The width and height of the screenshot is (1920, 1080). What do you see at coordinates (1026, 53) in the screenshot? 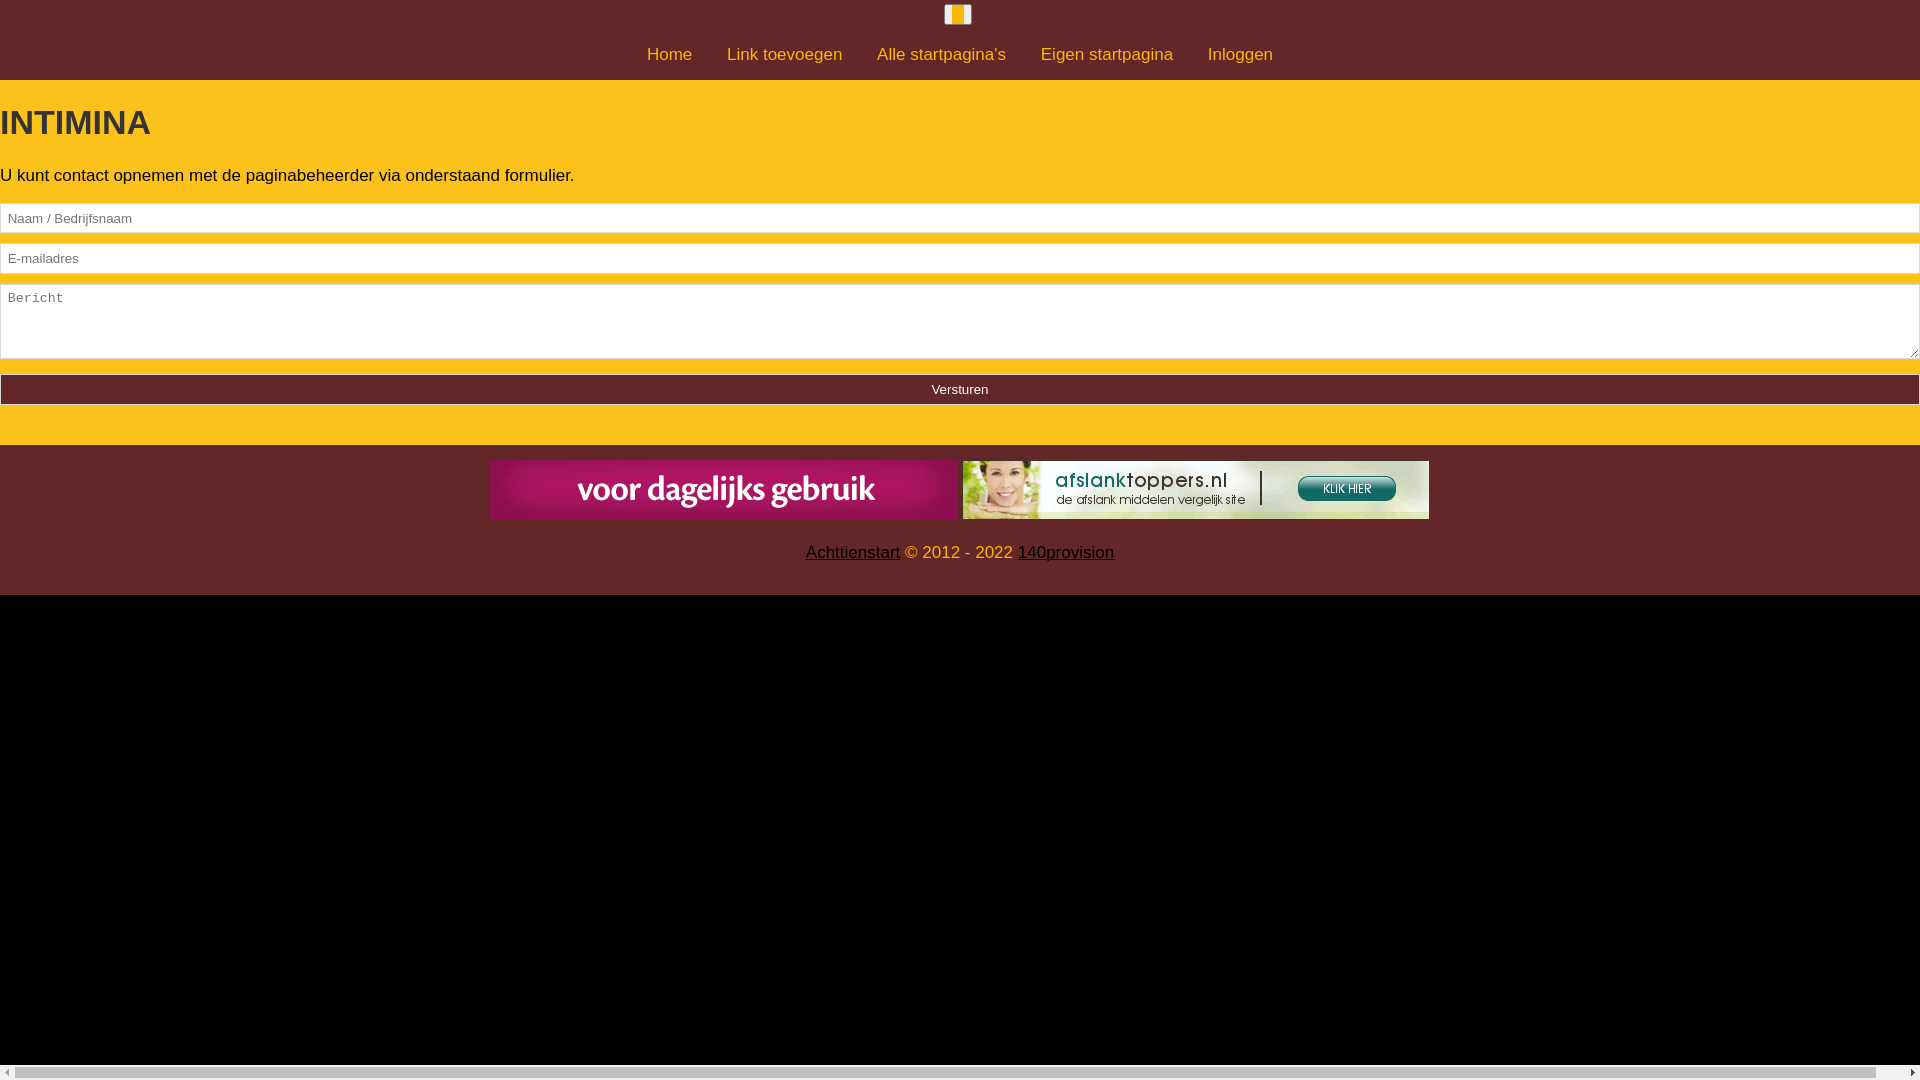
I see `'Eigen startpagina'` at bounding box center [1026, 53].